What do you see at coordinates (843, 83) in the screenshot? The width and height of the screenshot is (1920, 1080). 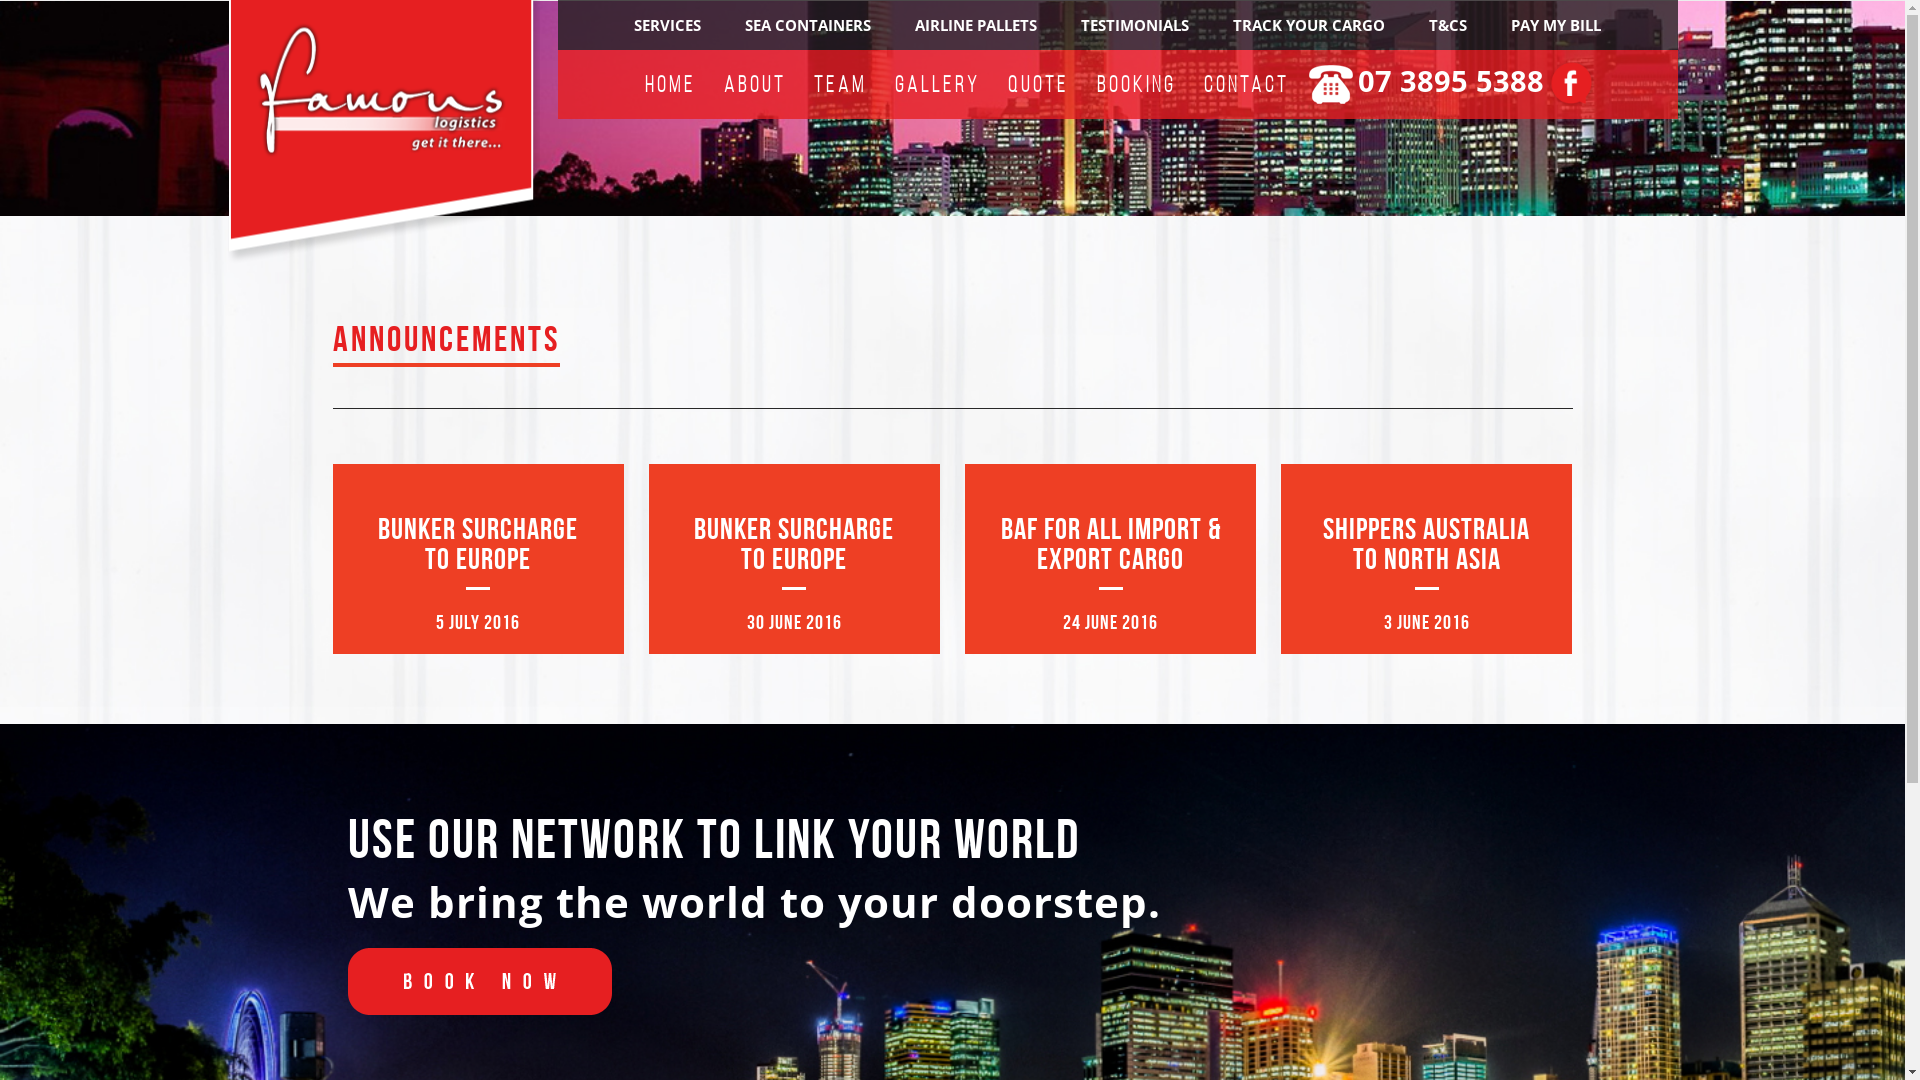 I see `'TEAM'` at bounding box center [843, 83].